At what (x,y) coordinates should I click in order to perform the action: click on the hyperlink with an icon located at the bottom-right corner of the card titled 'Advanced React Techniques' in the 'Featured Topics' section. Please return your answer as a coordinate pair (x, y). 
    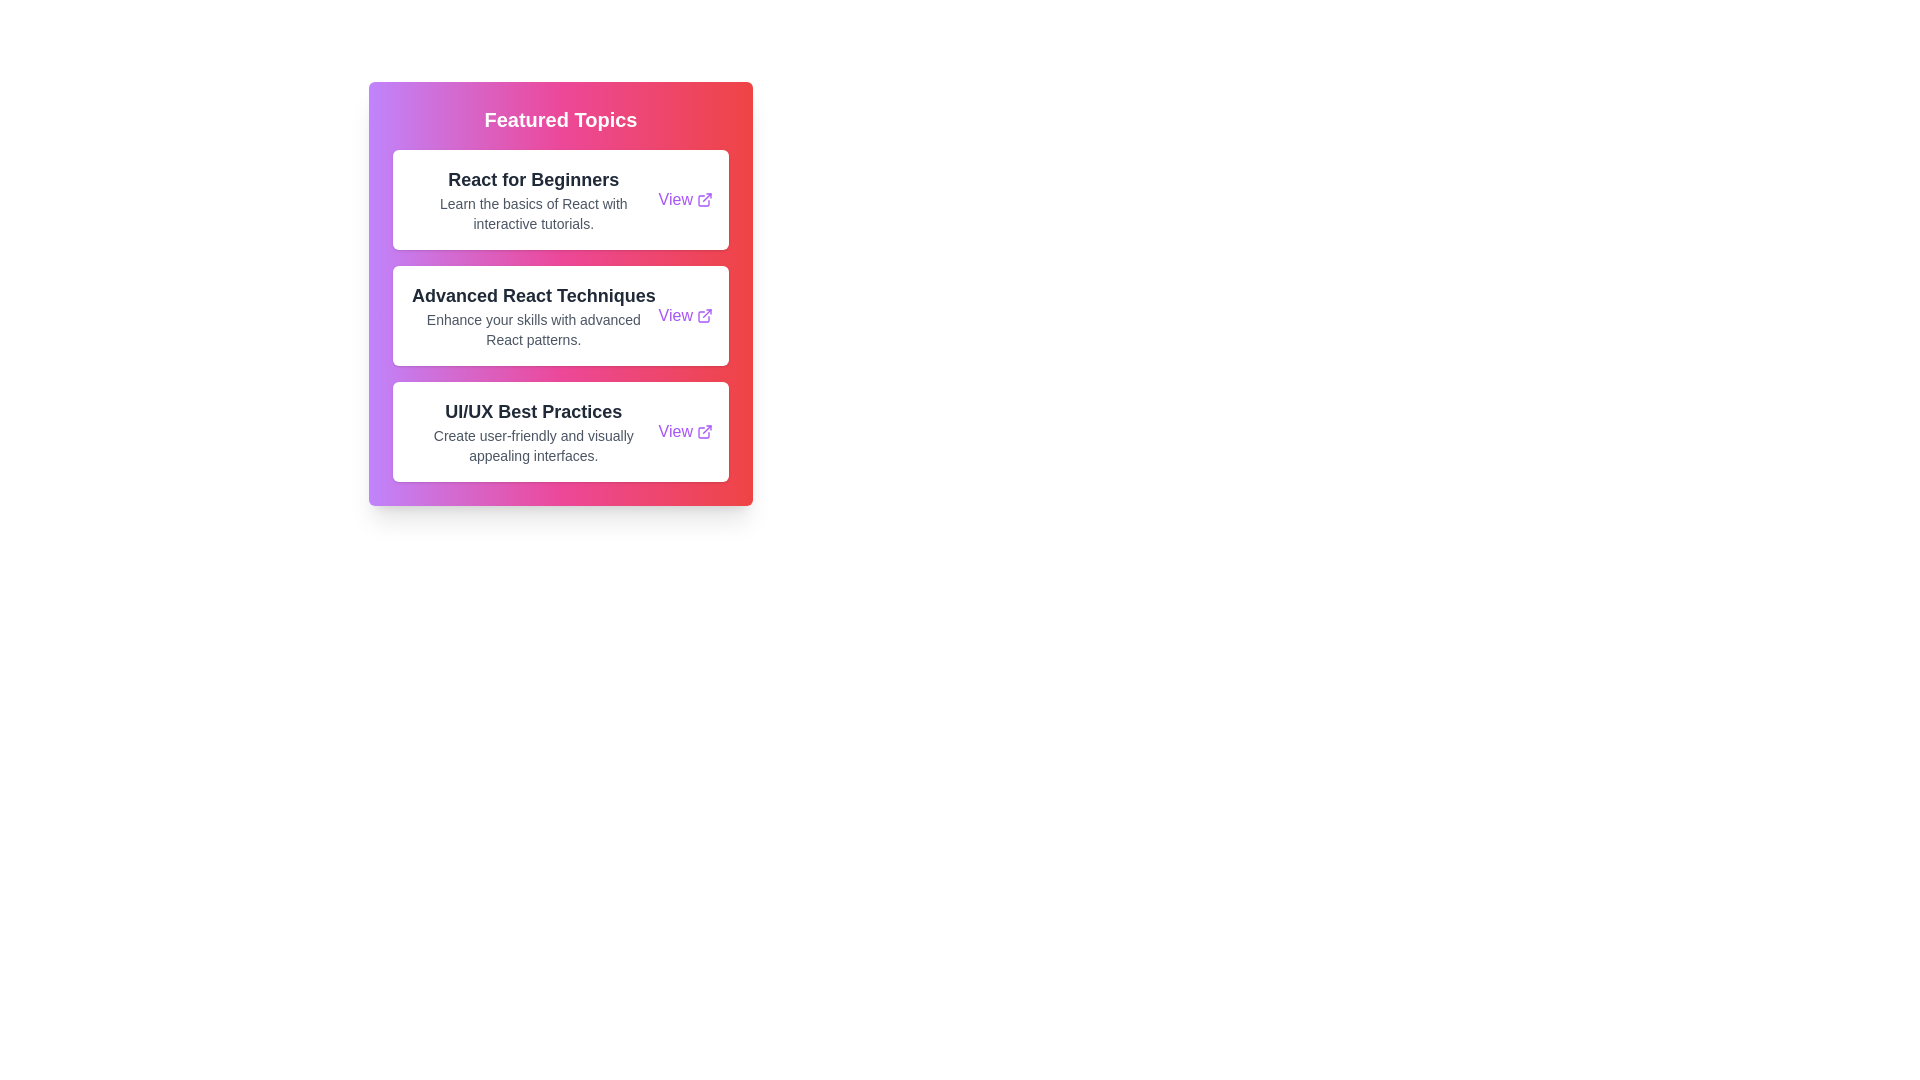
    Looking at the image, I should click on (685, 315).